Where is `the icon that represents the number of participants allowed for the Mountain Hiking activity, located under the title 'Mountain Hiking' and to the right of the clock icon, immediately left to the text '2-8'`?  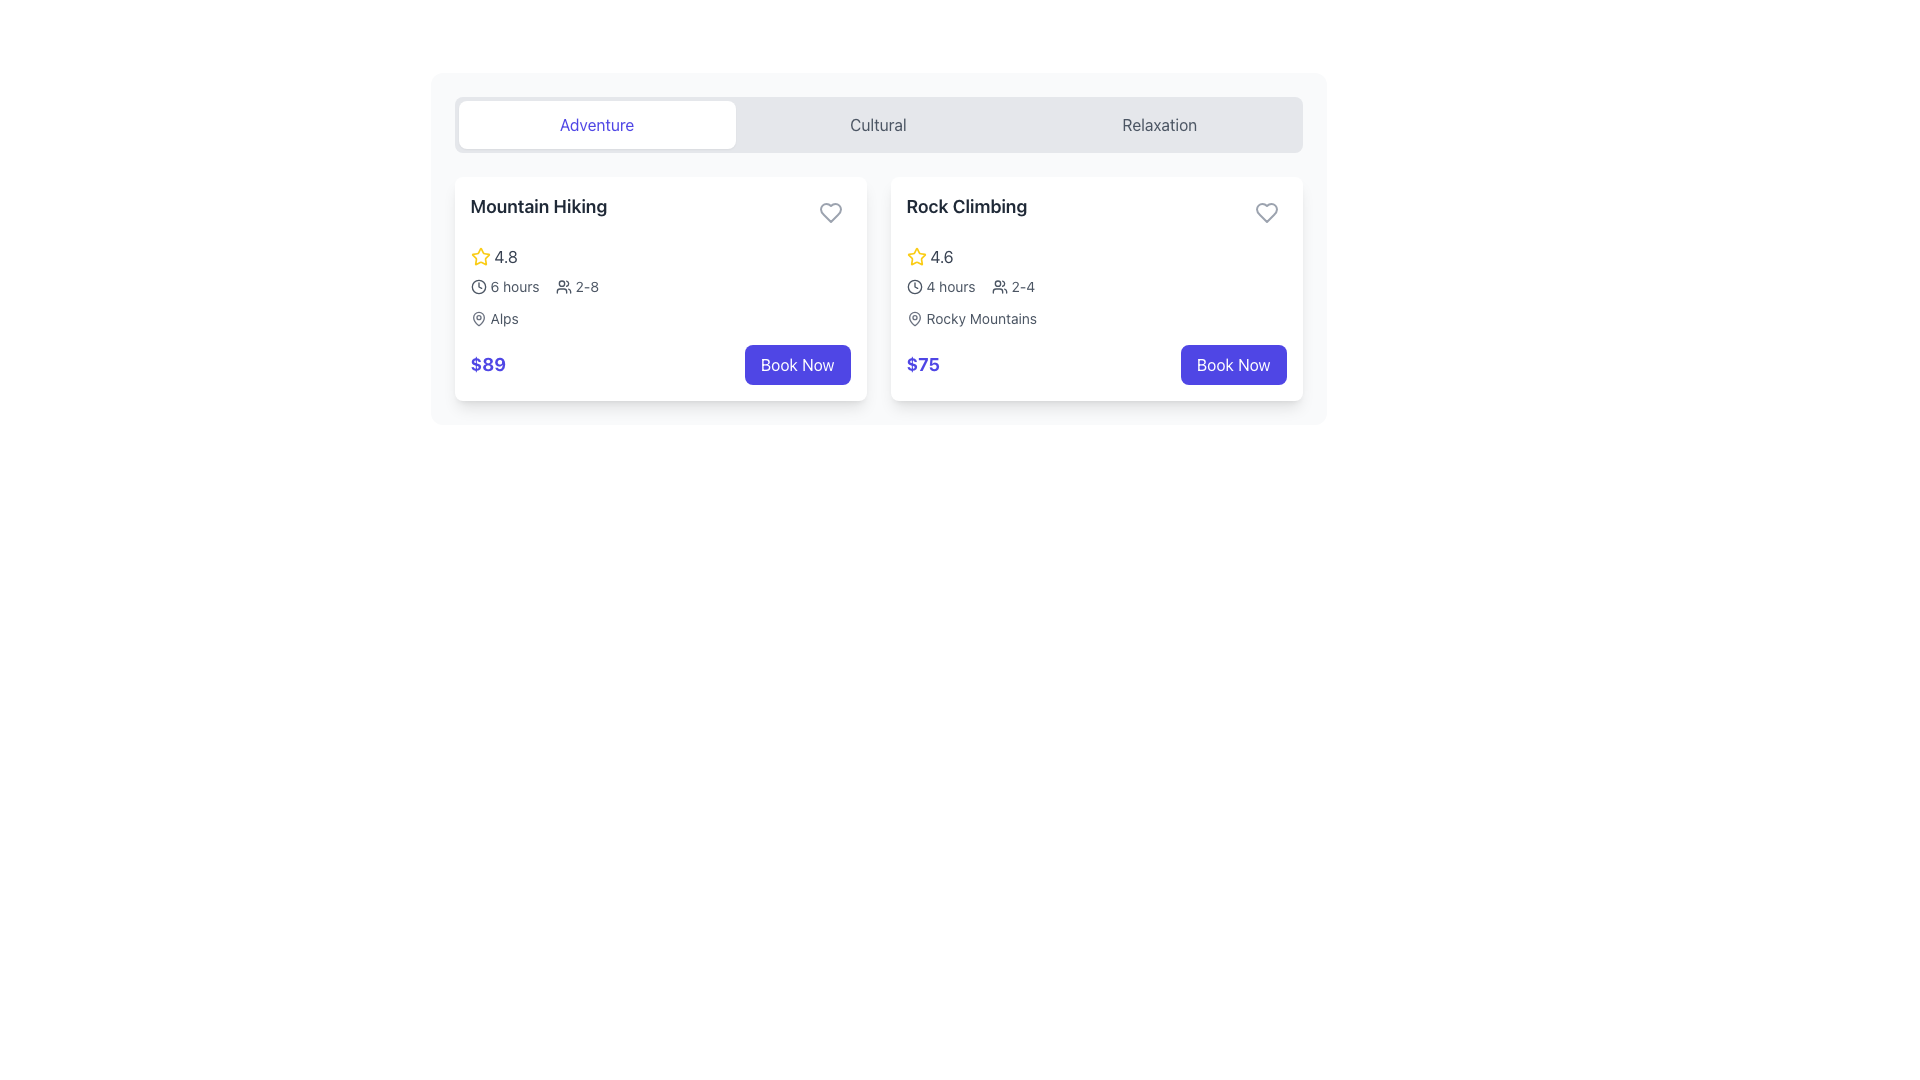 the icon that represents the number of participants allowed for the Mountain Hiking activity, located under the title 'Mountain Hiking' and to the right of the clock icon, immediately left to the text '2-8' is located at coordinates (562, 286).